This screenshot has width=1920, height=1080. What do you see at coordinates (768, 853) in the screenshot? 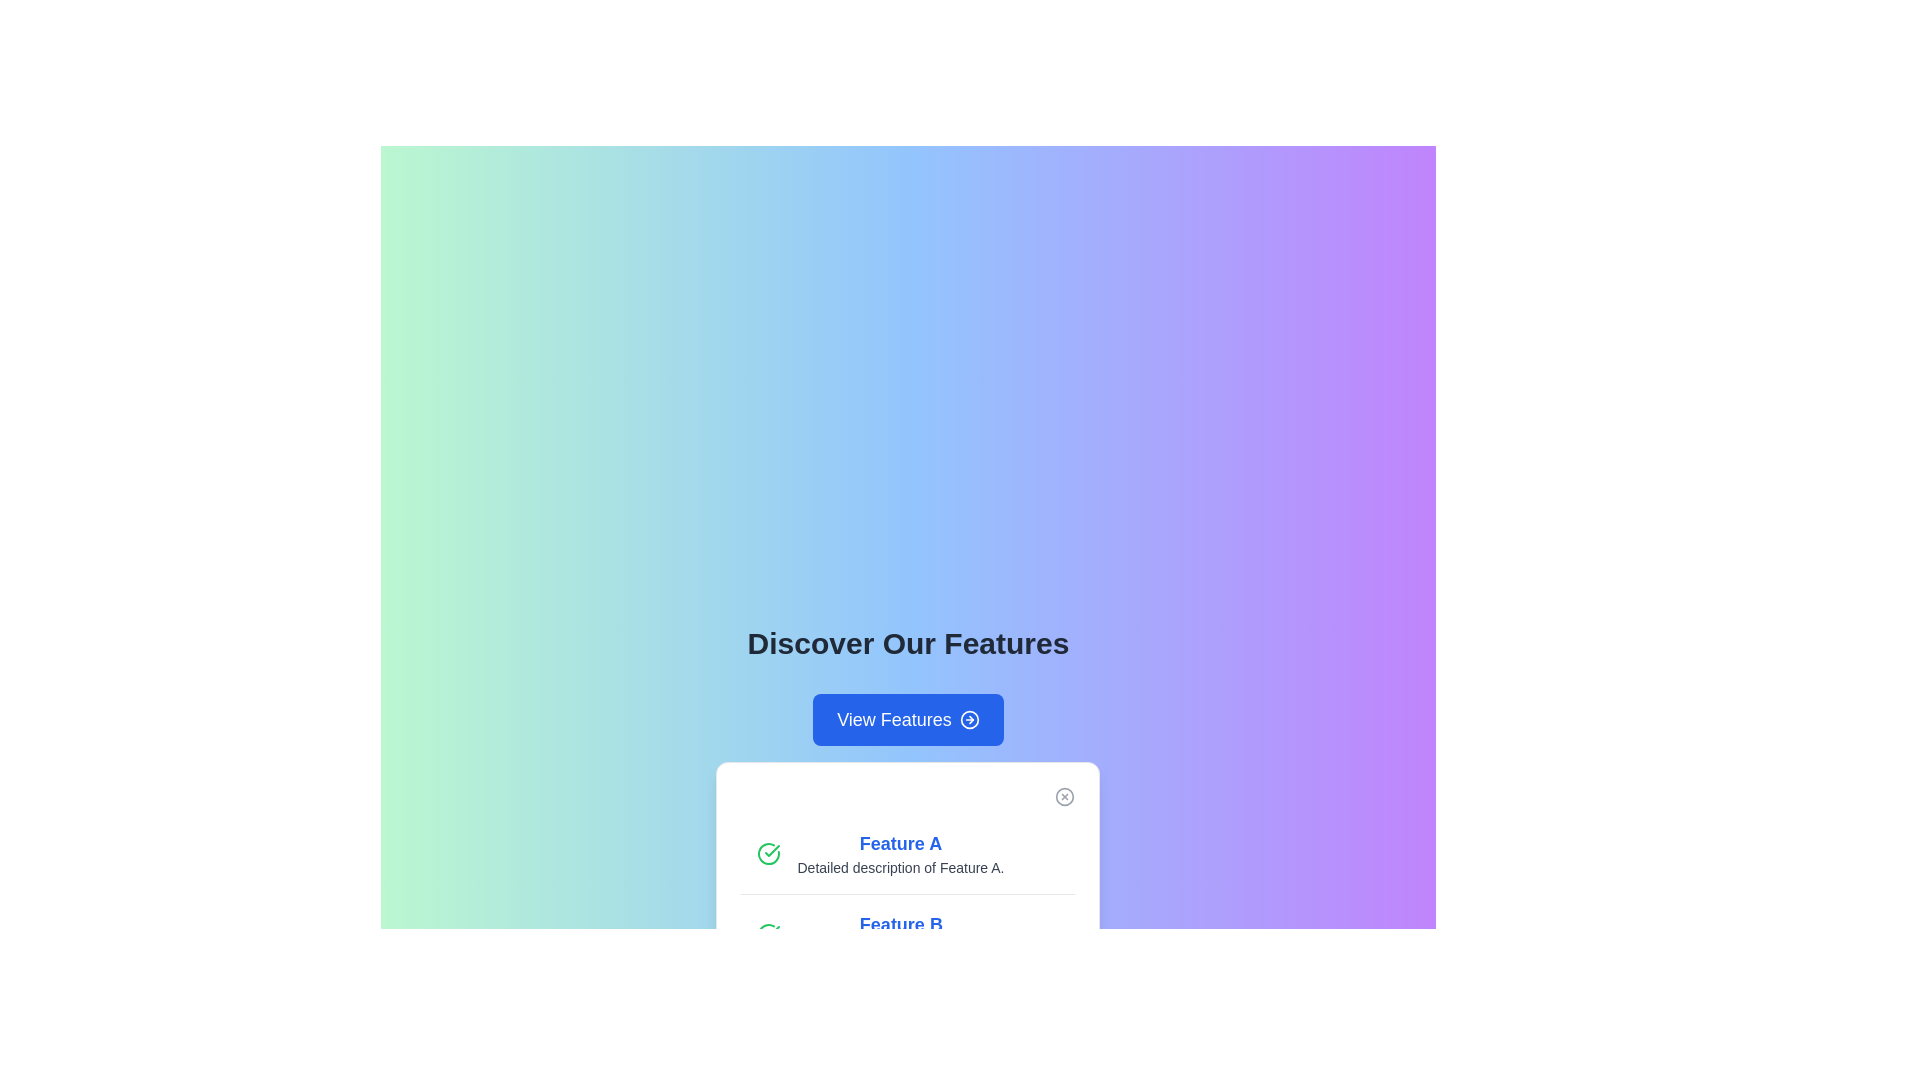
I see `the green circular checkmark icon that indicates a positive status for 'Feature A', positioned to the left of the heading text` at bounding box center [768, 853].